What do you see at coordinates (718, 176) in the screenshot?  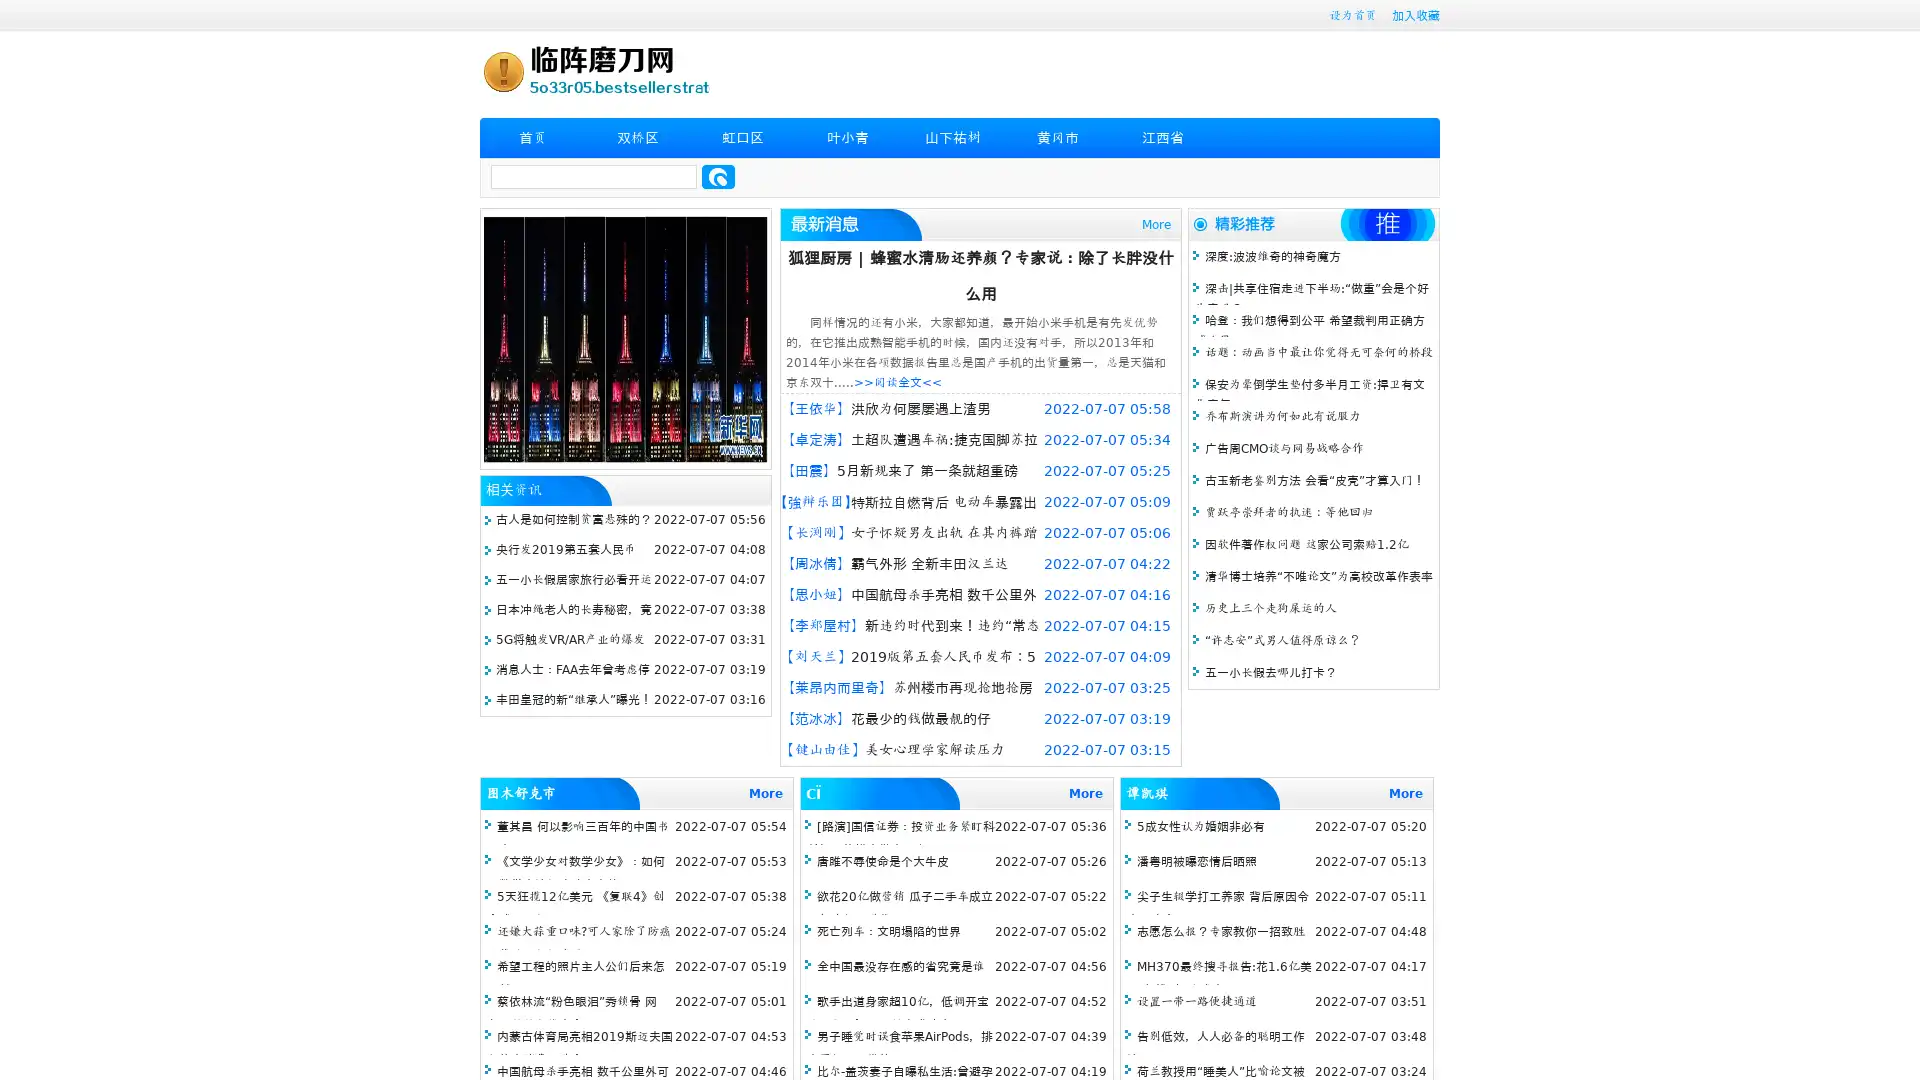 I see `Search` at bounding box center [718, 176].